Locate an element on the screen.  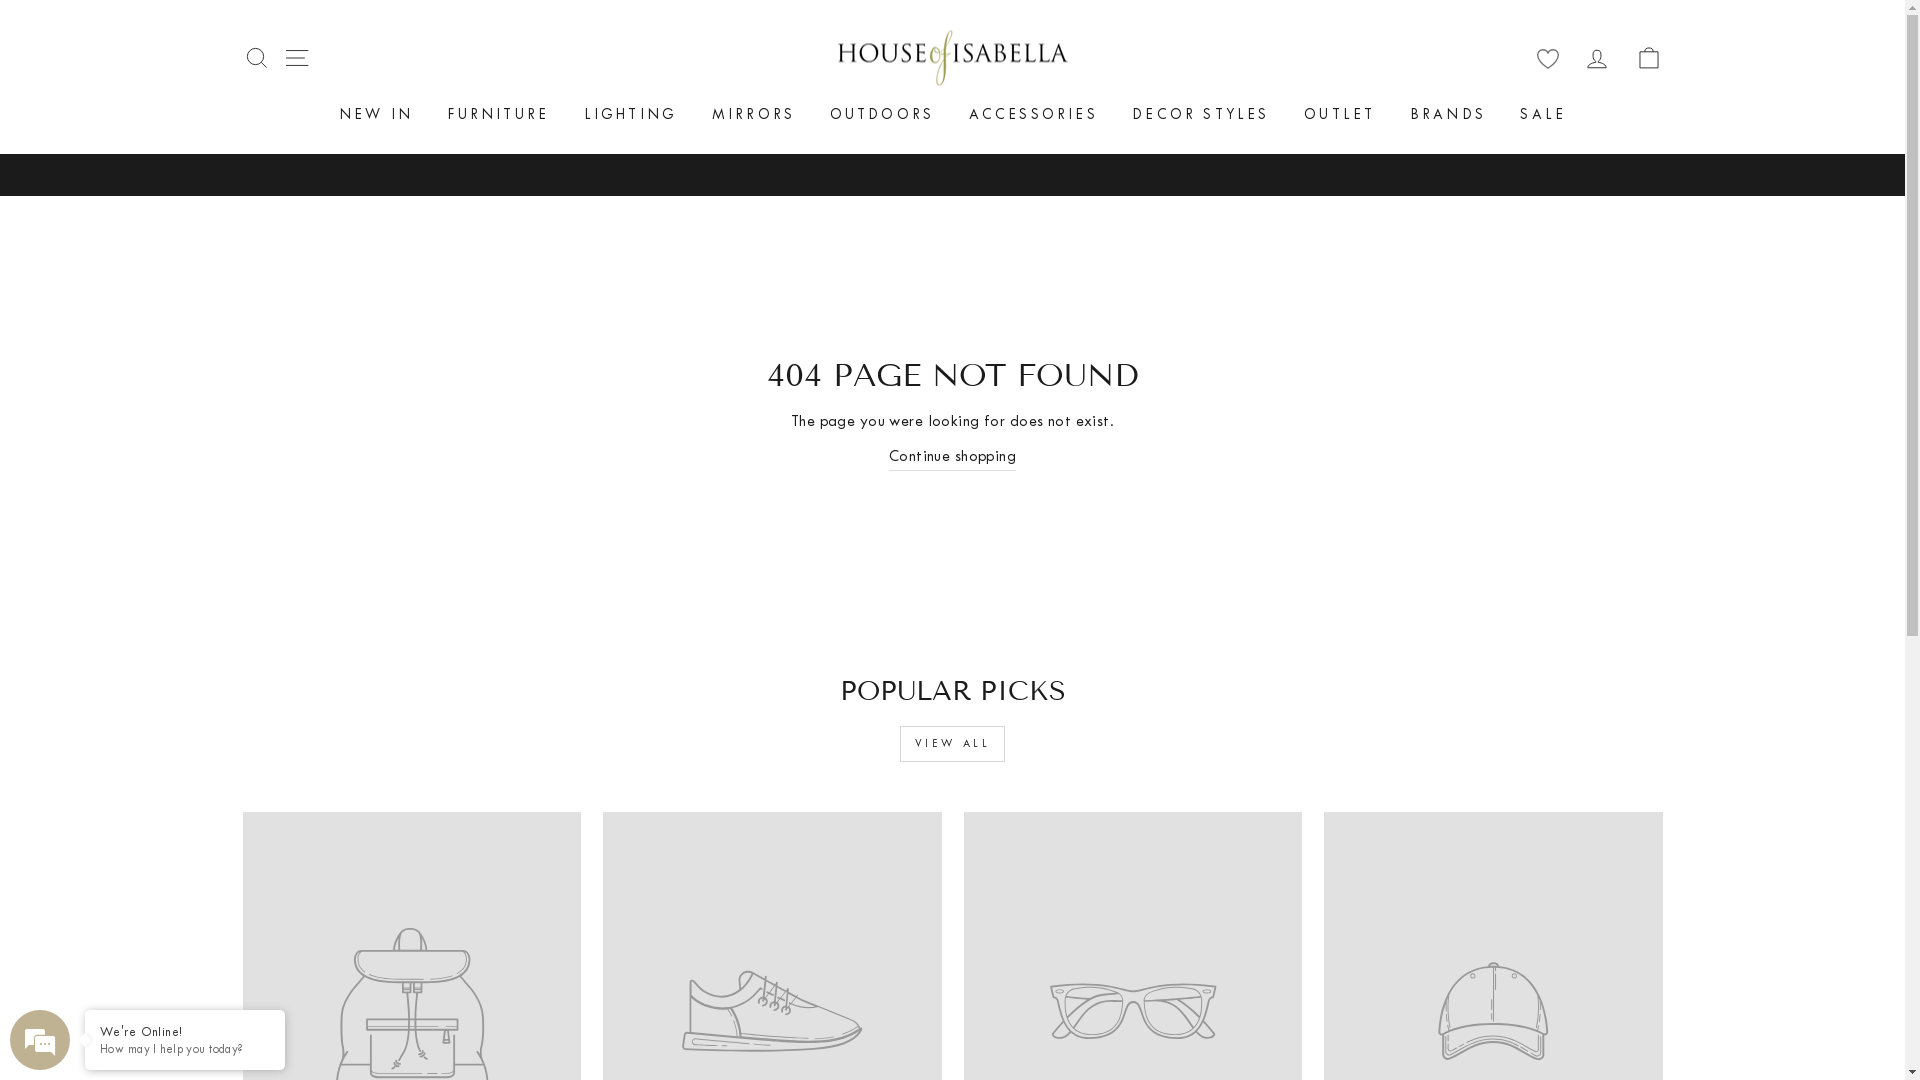
'LOG IN' is located at coordinates (1595, 56).